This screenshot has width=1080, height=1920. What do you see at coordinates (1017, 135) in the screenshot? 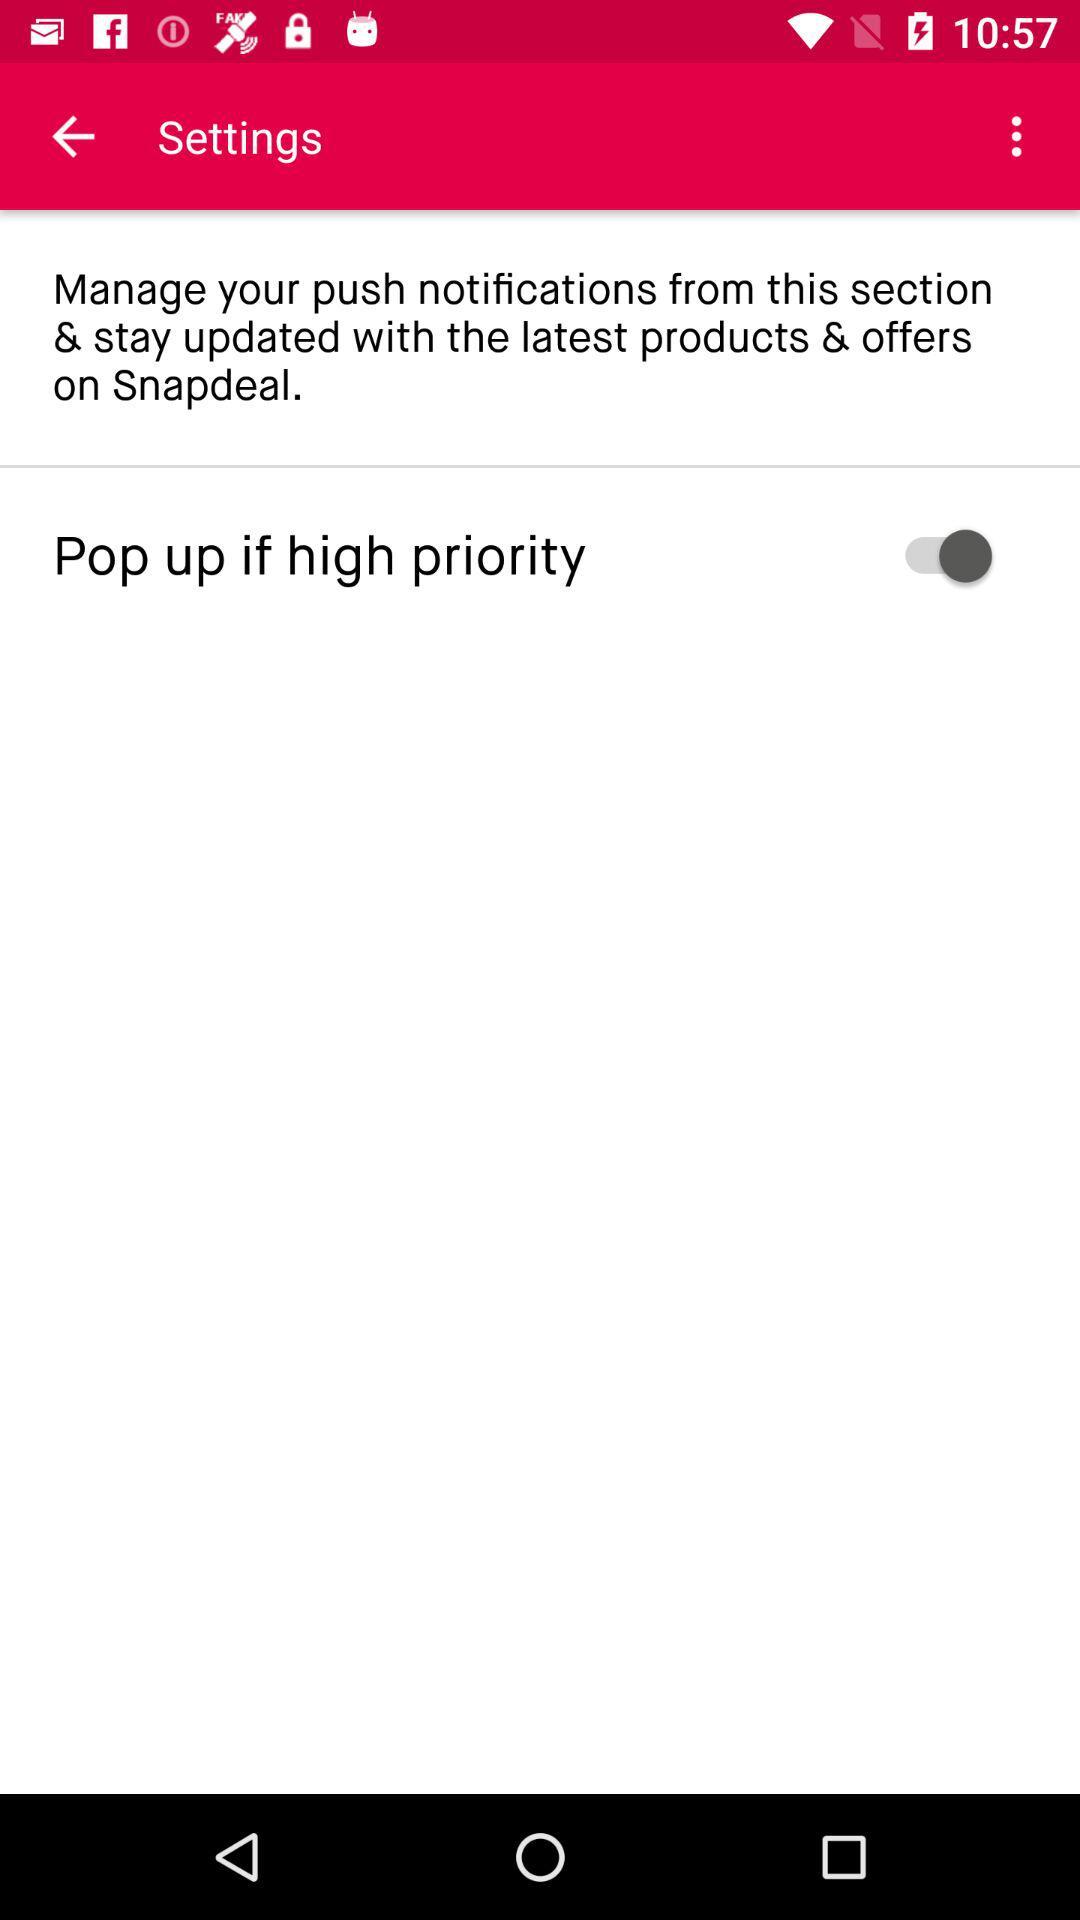
I see `the icon above the manage your push` at bounding box center [1017, 135].